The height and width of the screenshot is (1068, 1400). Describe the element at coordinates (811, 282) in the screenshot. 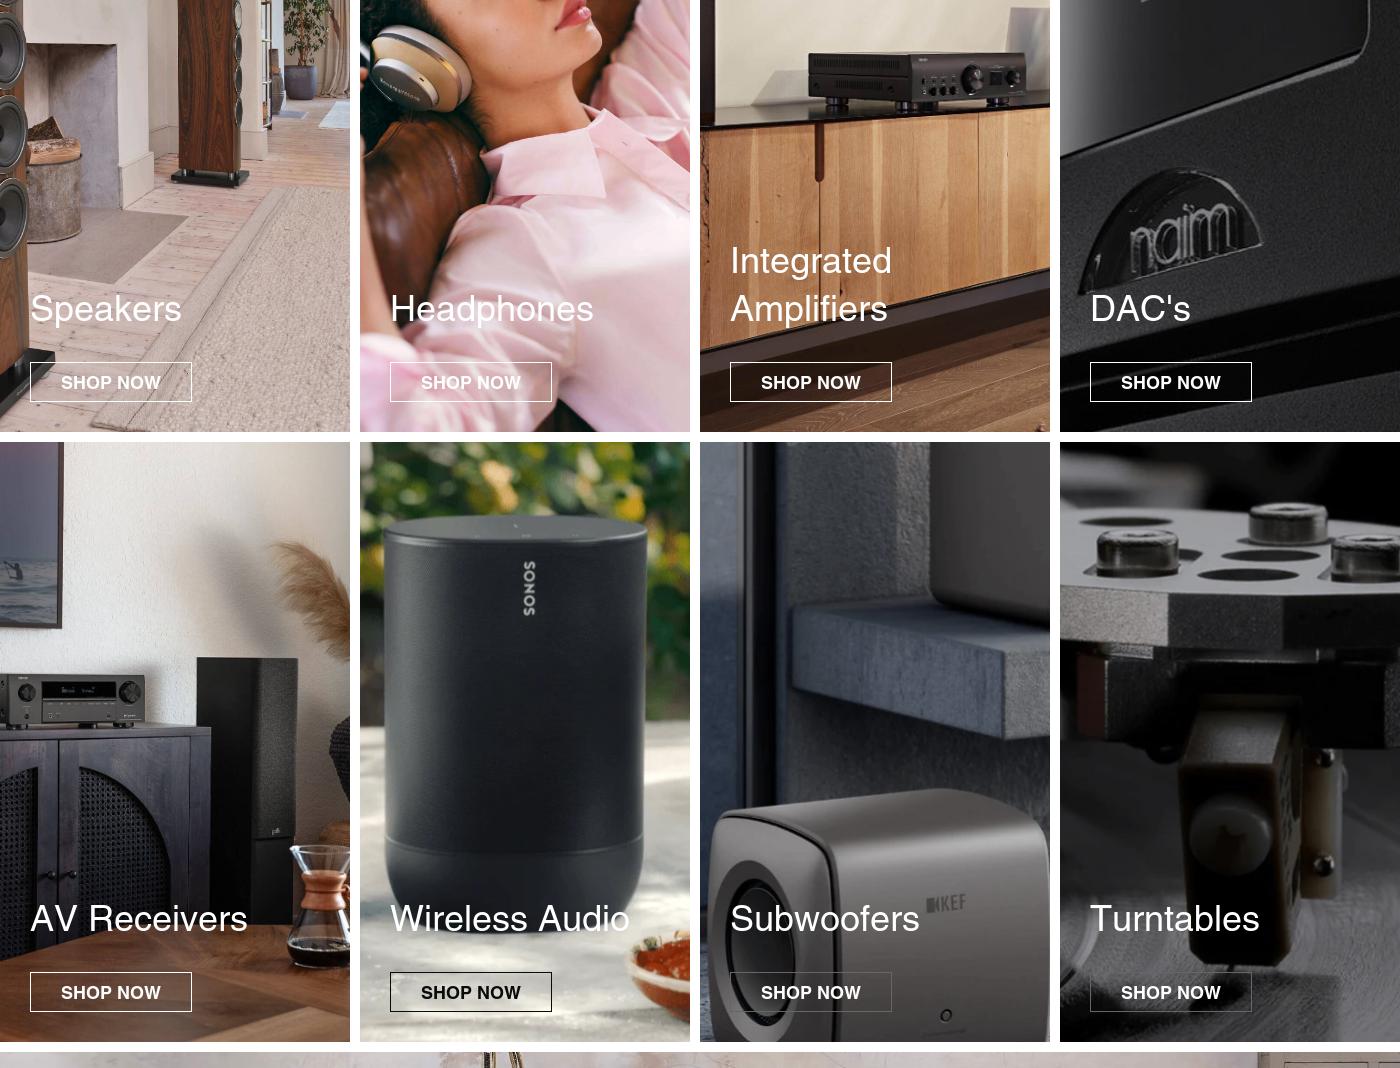

I see `'Integrated Amplifiers'` at that location.